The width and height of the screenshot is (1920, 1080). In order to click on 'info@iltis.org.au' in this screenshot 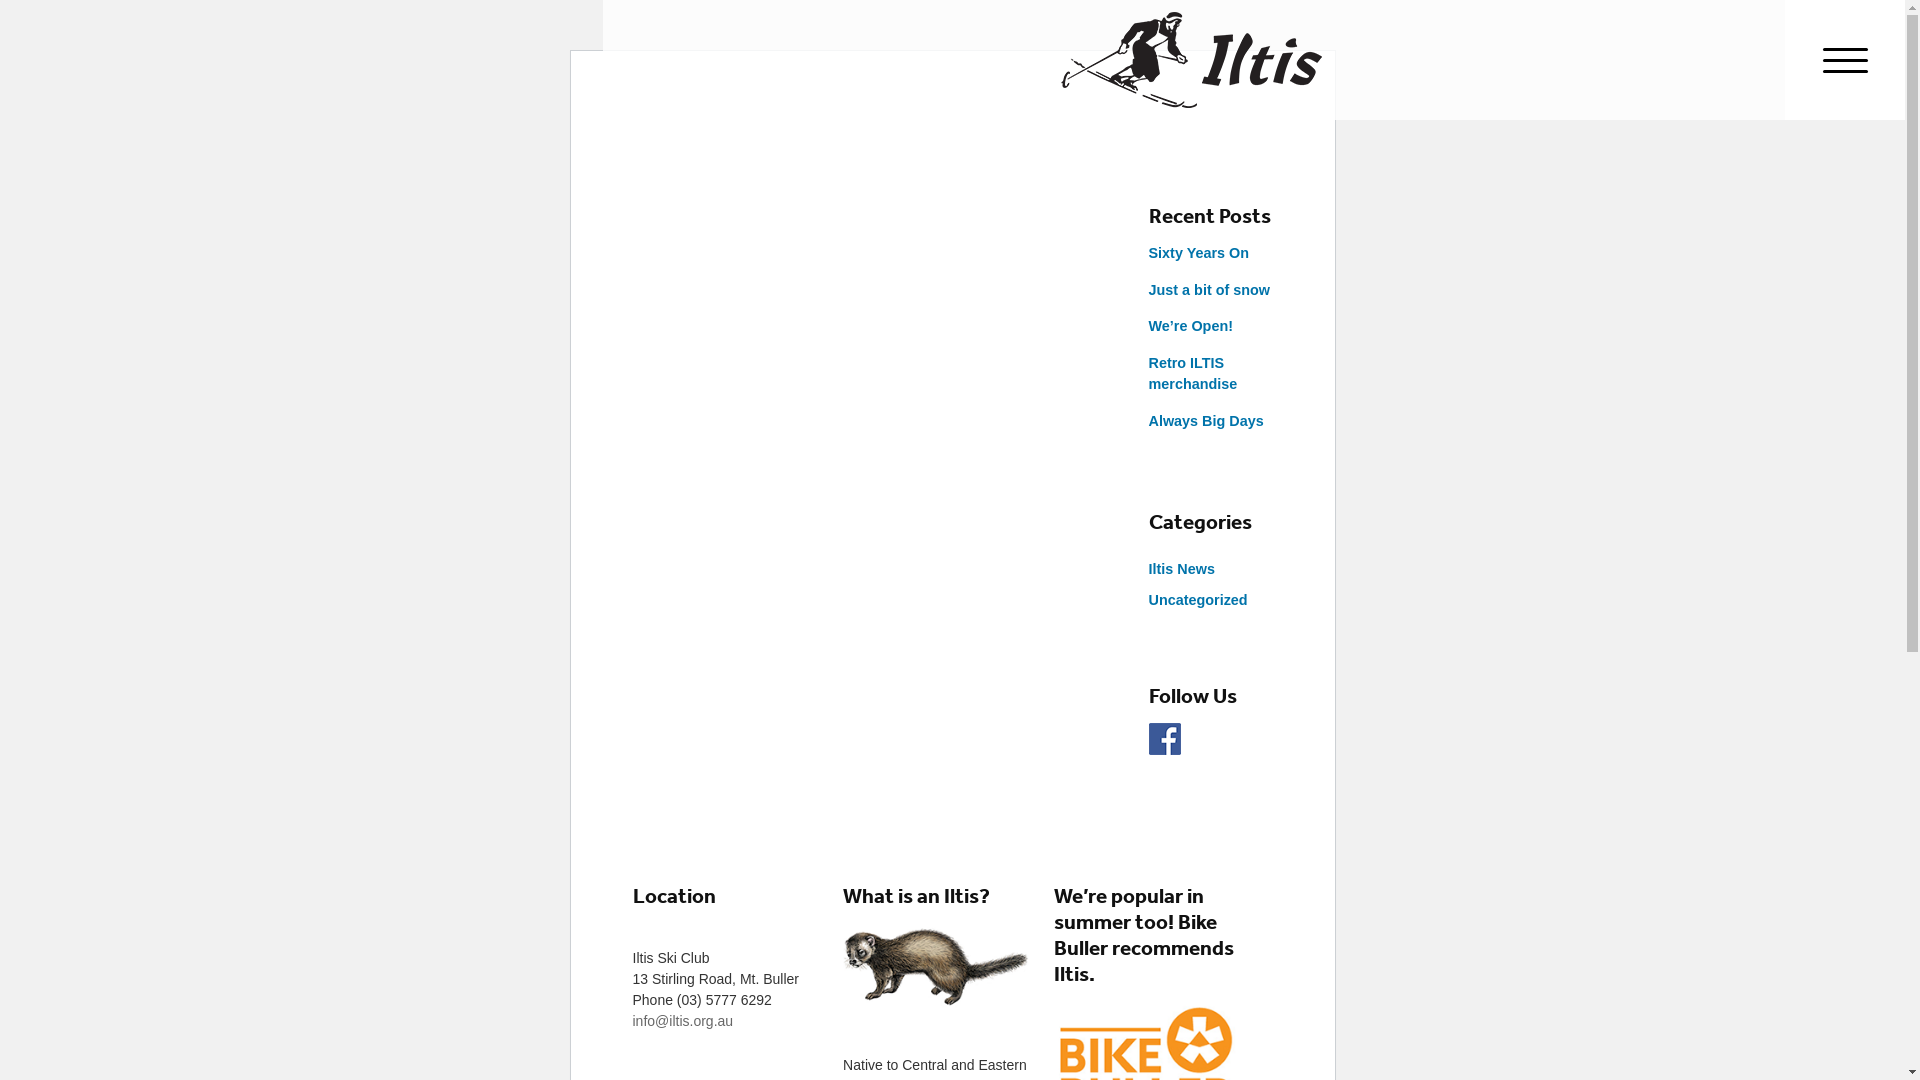, I will do `click(682, 1021)`.